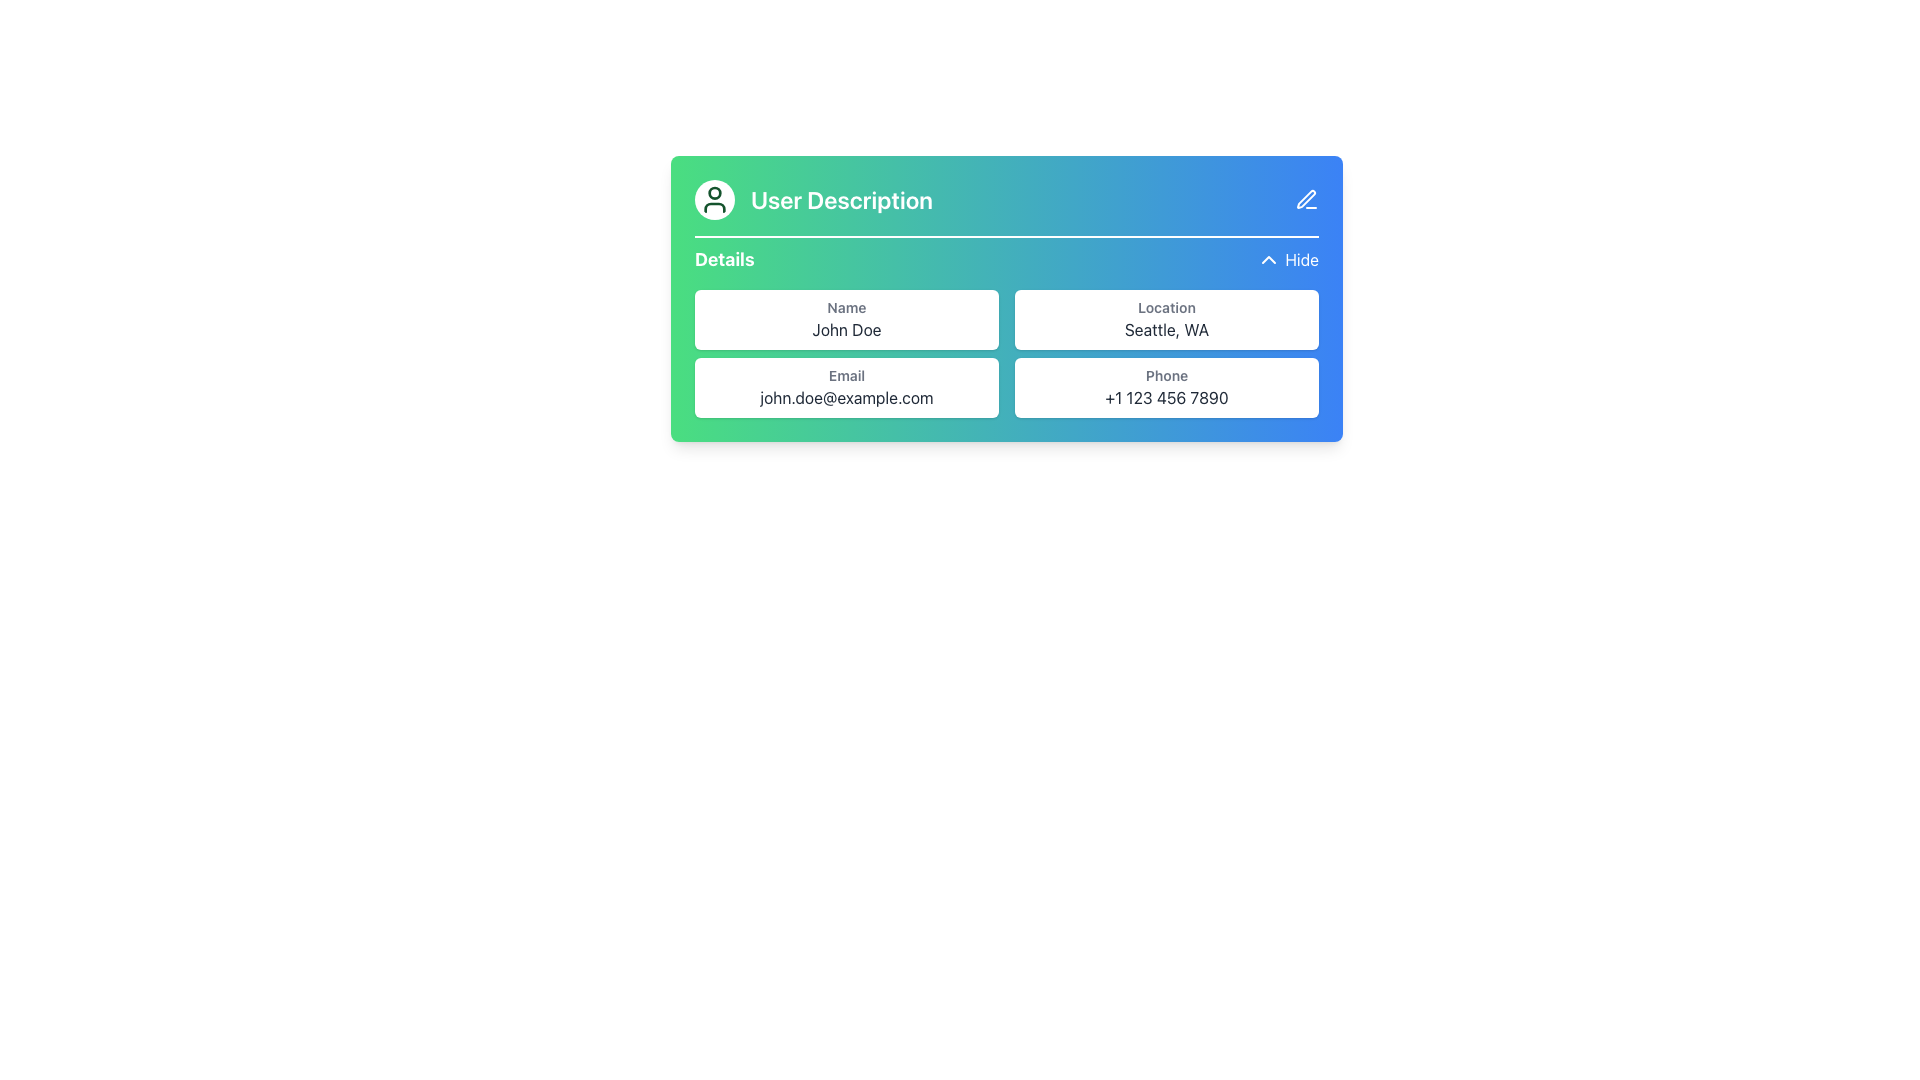  What do you see at coordinates (1267, 258) in the screenshot?
I see `the Chevron icon` at bounding box center [1267, 258].